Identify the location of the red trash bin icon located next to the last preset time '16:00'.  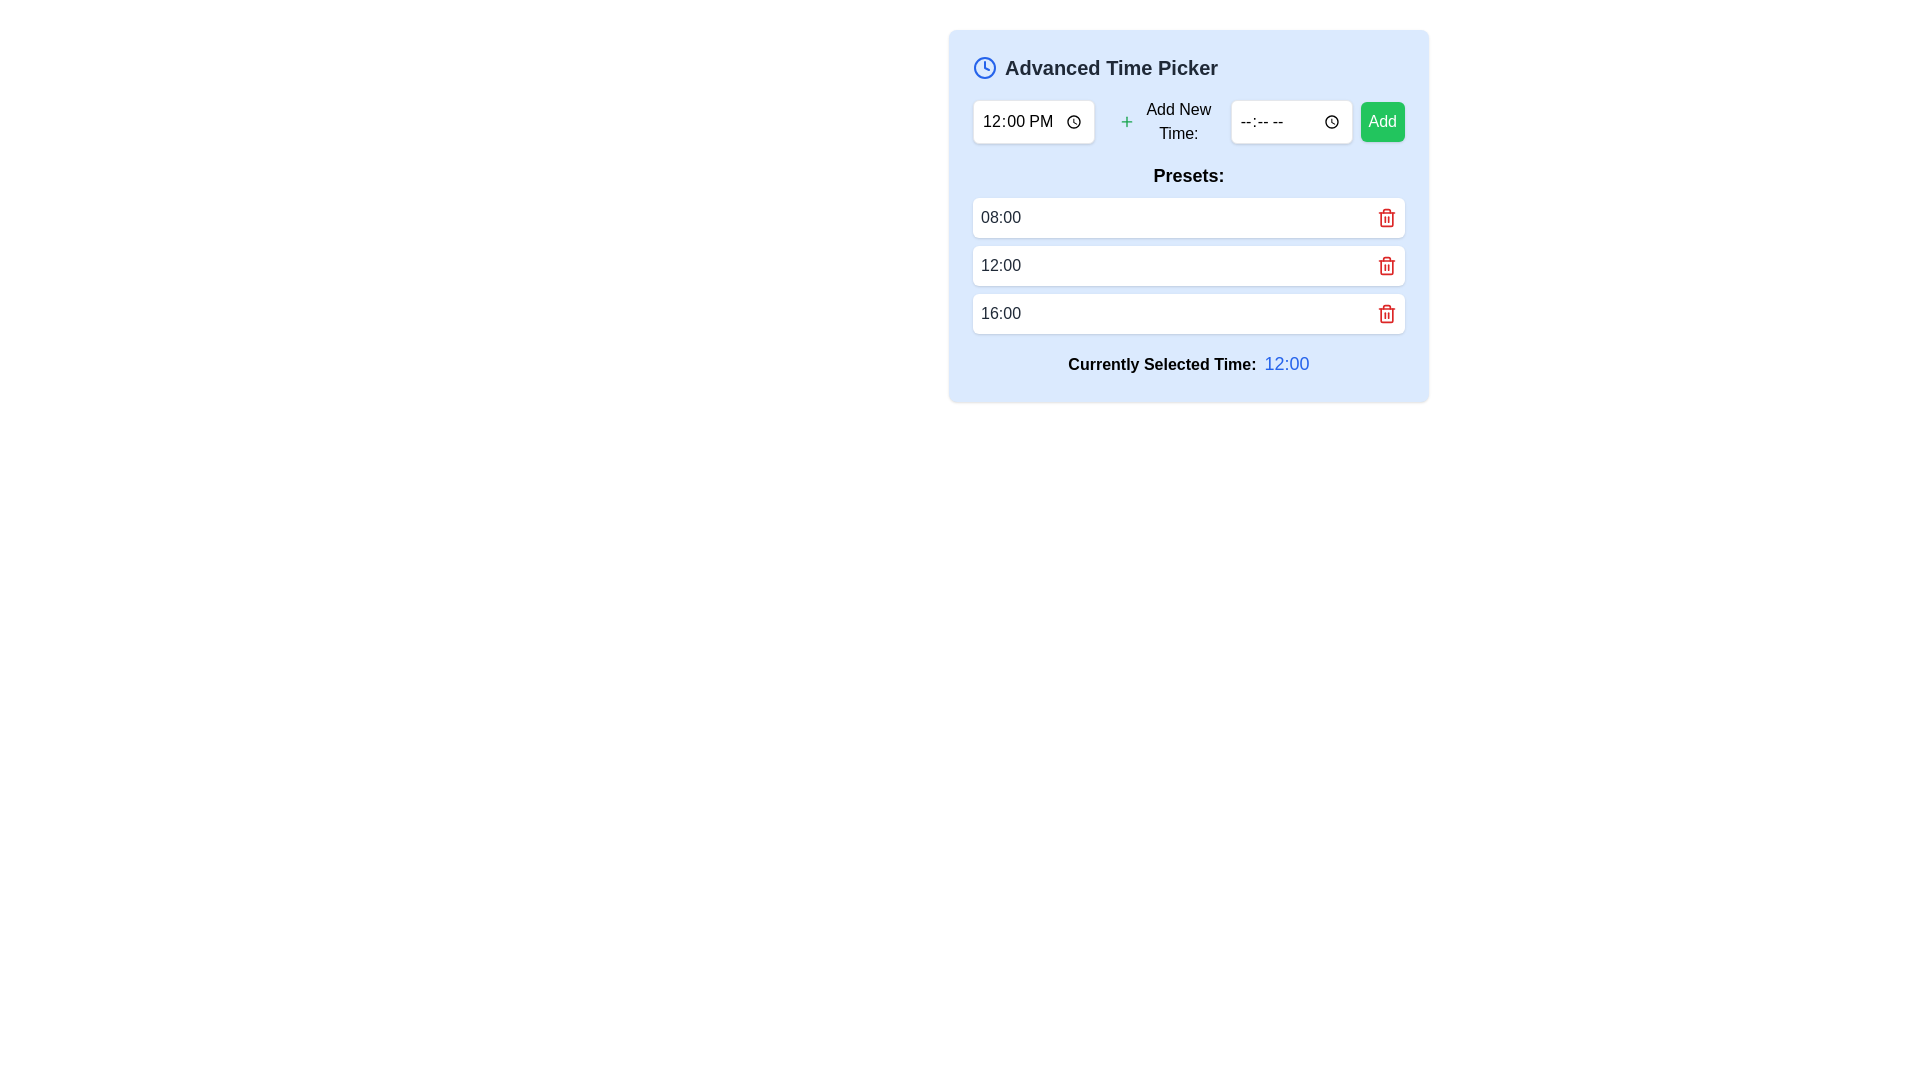
(1386, 313).